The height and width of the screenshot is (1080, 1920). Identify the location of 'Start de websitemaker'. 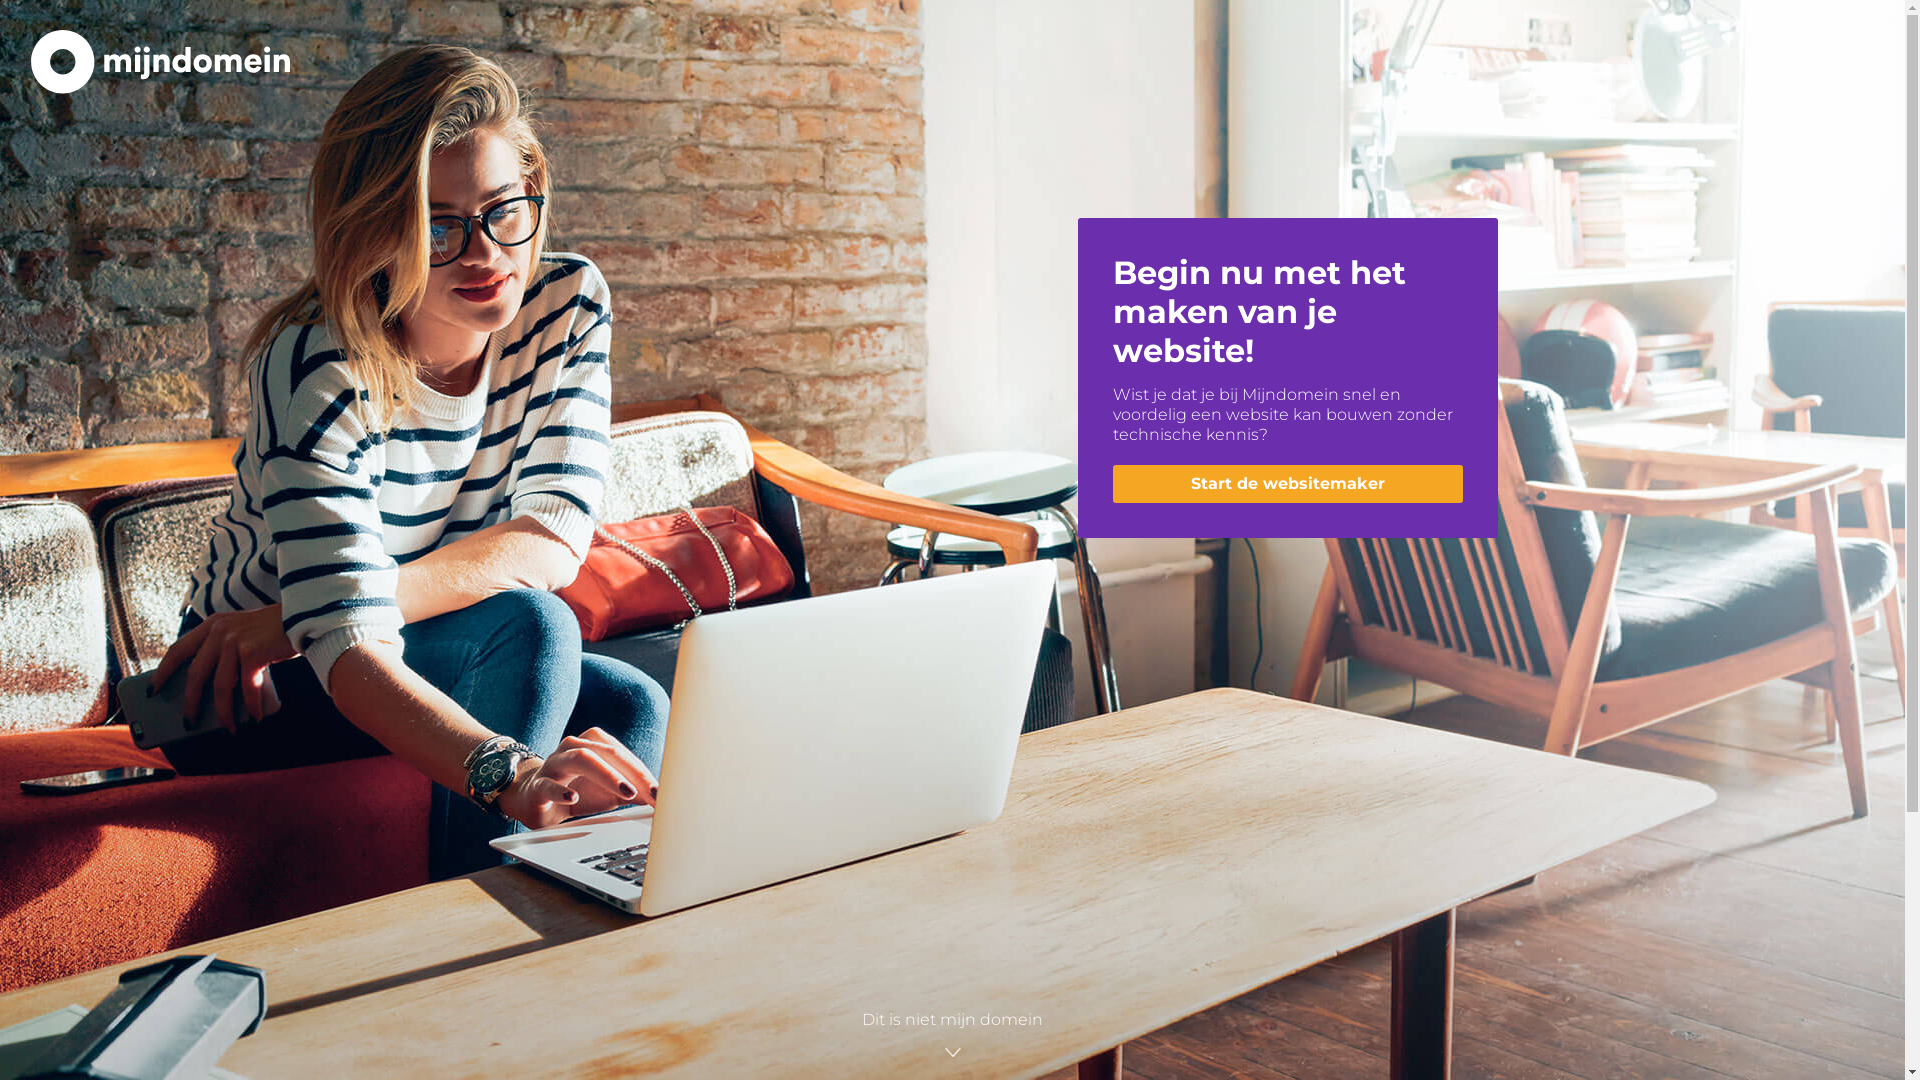
(1286, 483).